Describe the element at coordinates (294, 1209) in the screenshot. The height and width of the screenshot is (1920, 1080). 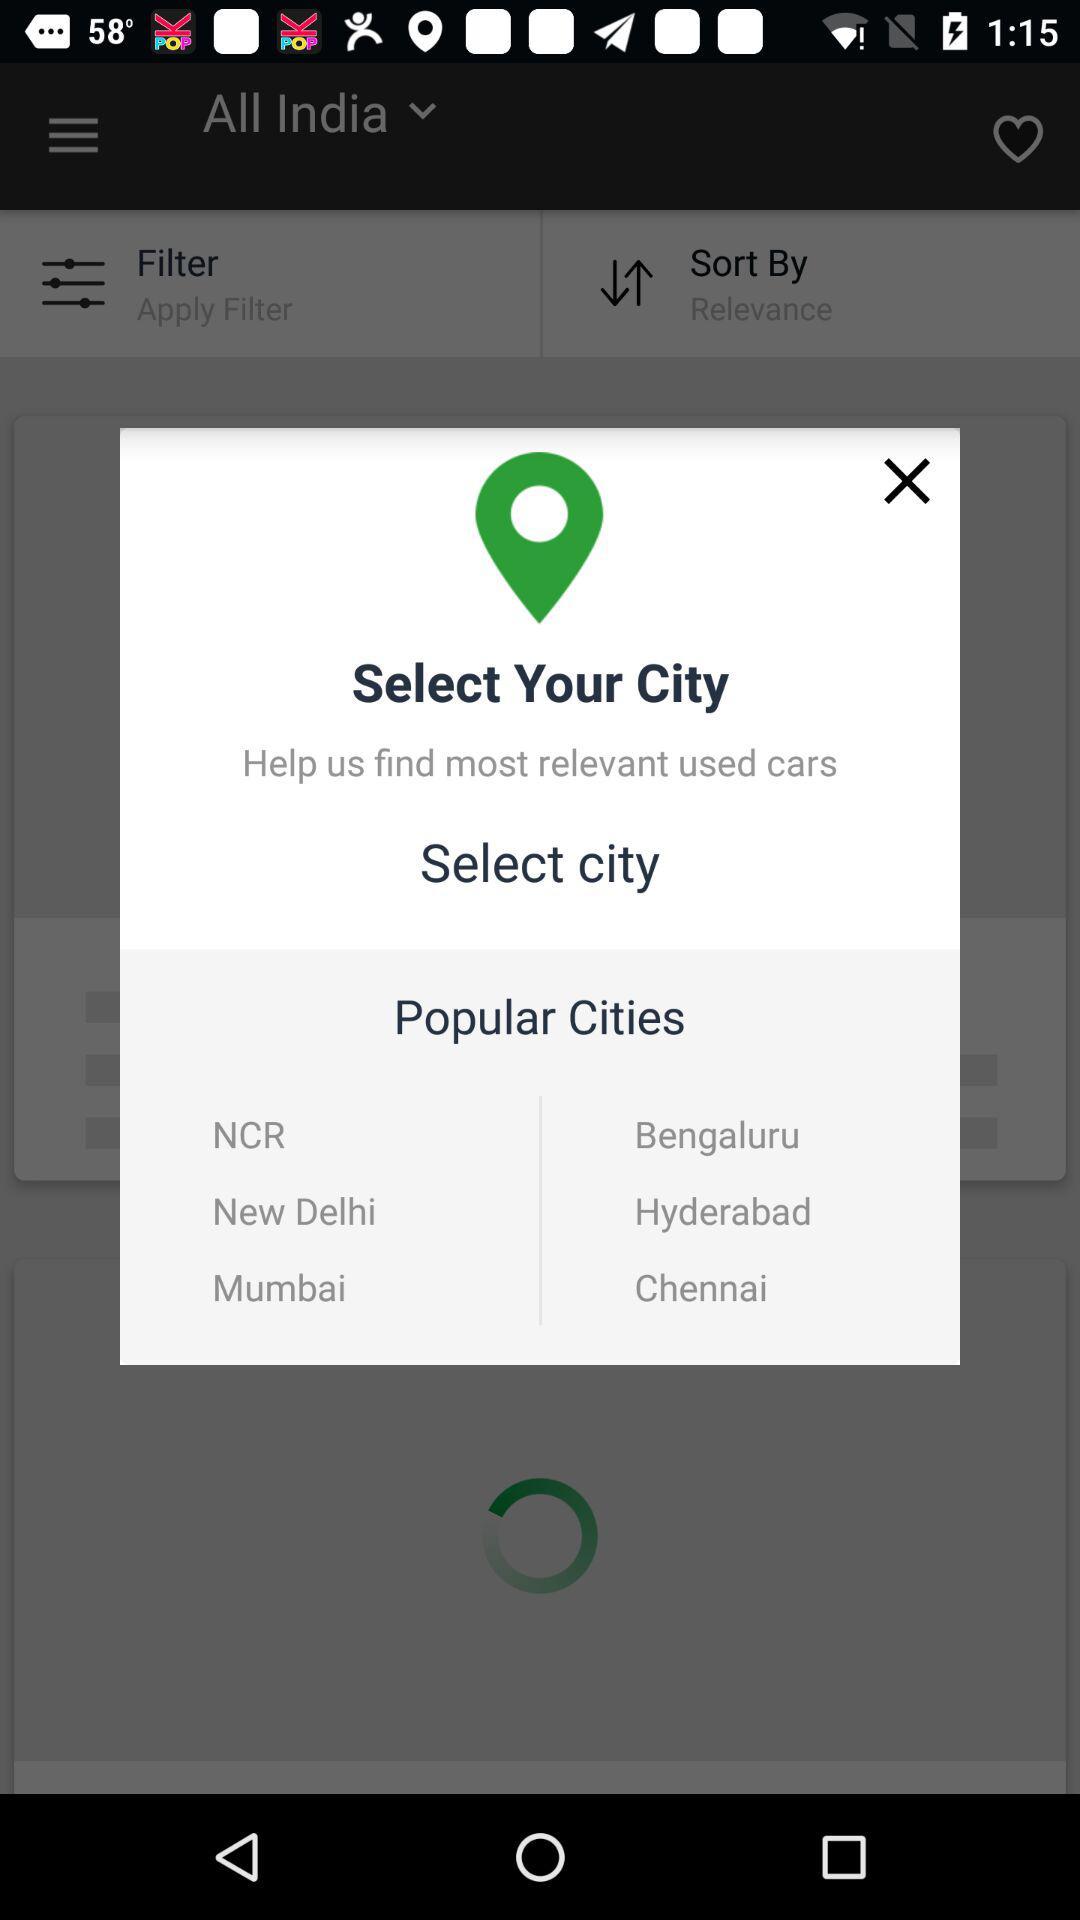
I see `item below the ncr icon` at that location.